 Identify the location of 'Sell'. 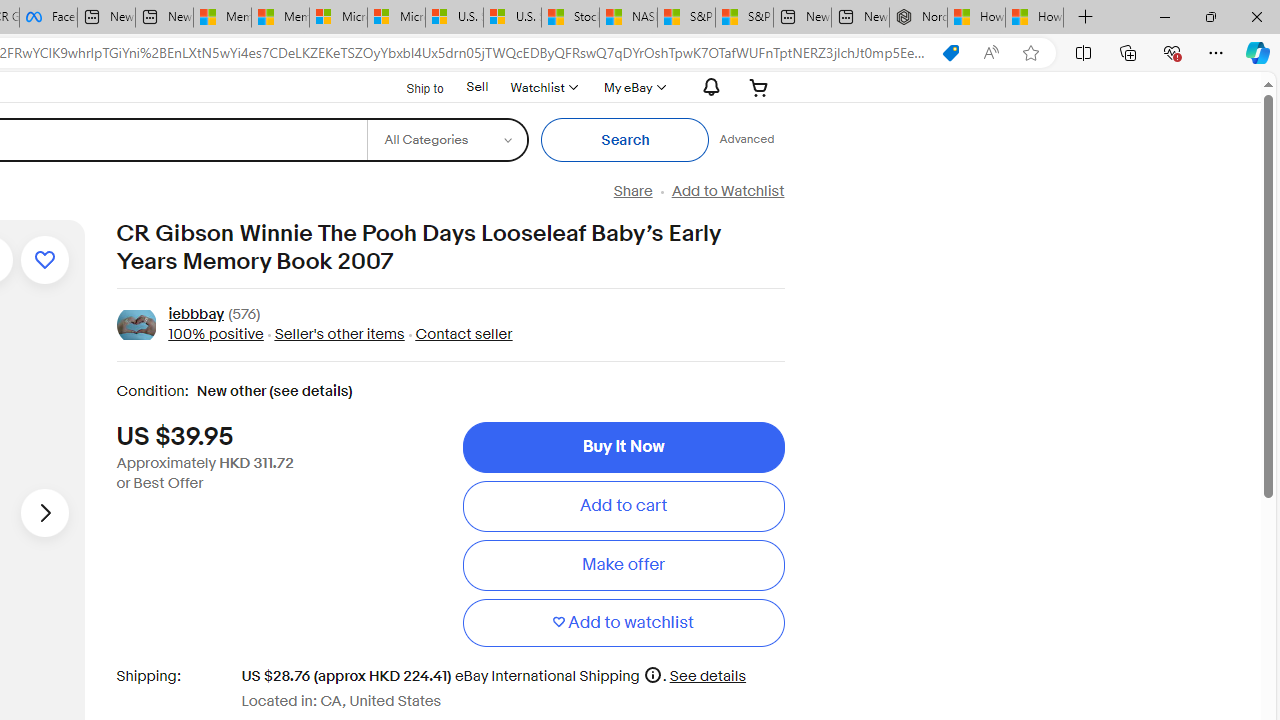
(476, 85).